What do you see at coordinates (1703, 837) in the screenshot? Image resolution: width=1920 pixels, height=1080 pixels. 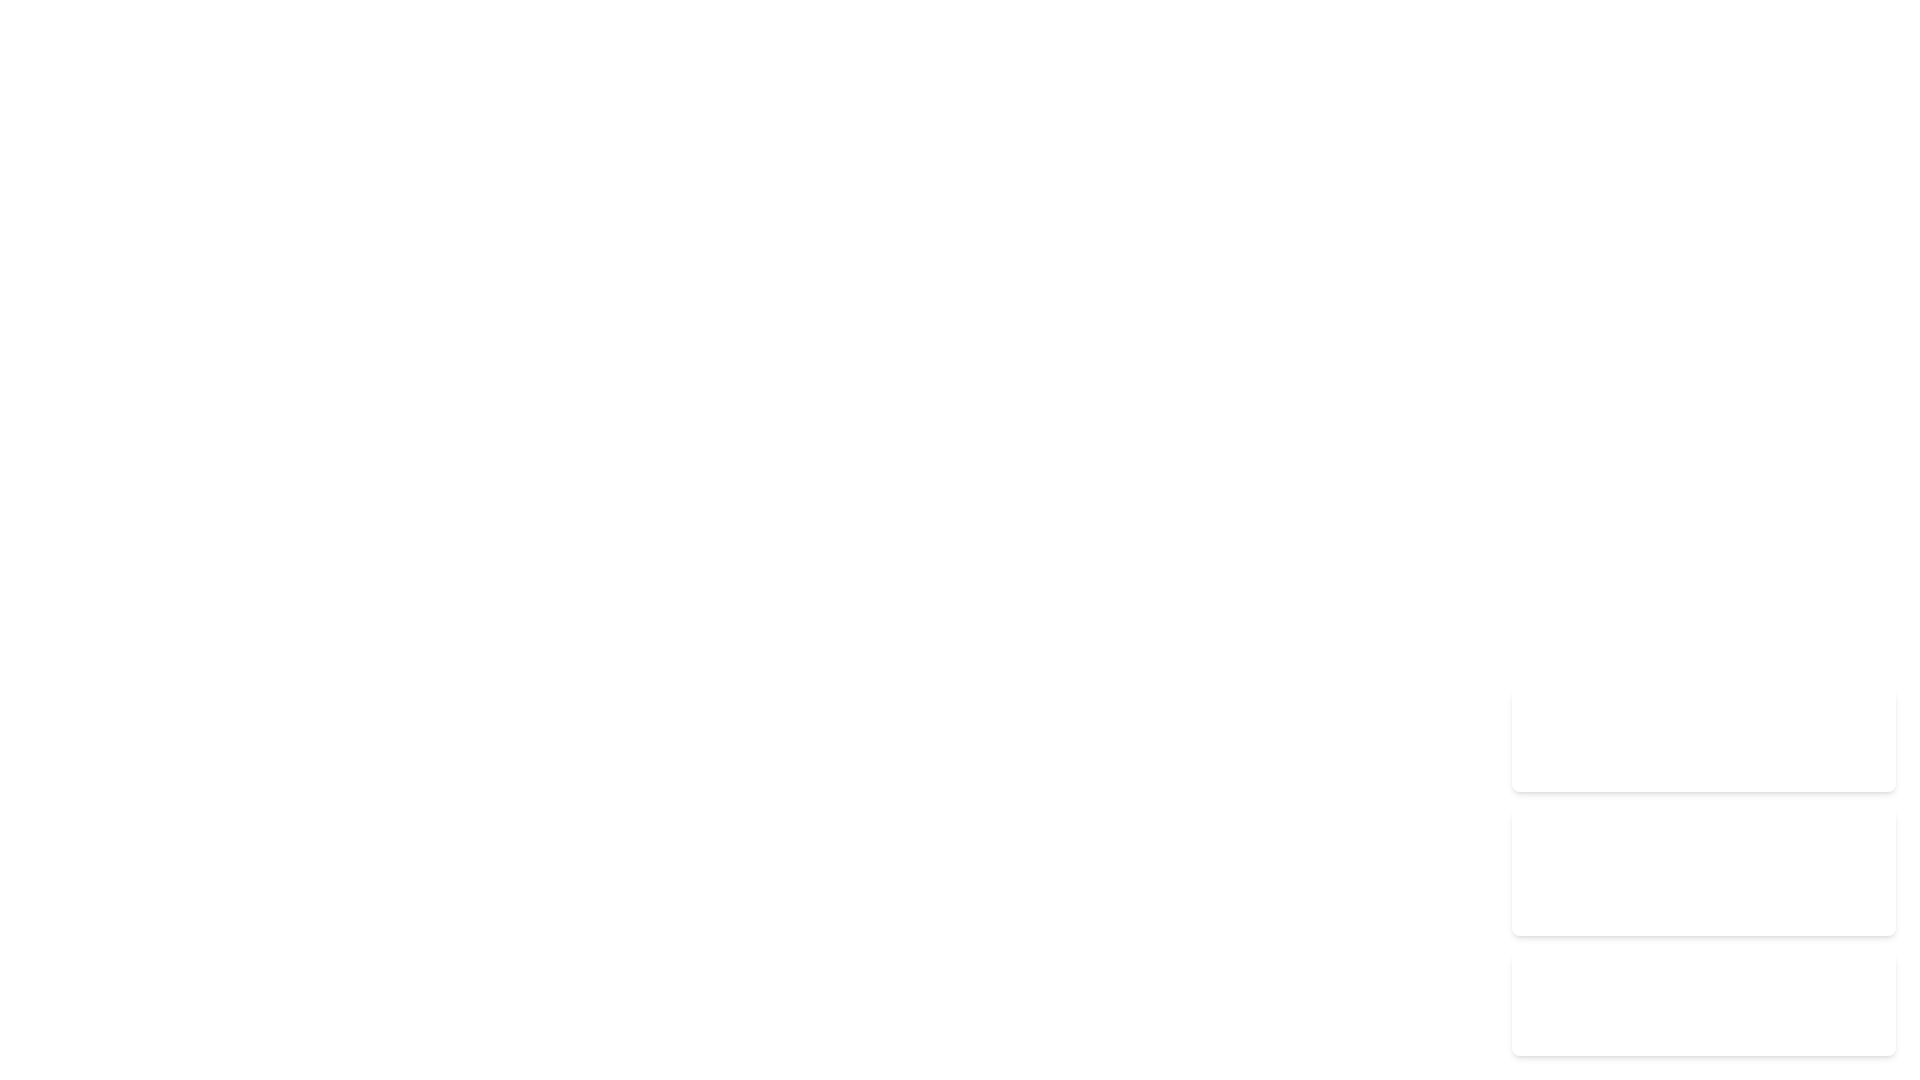 I see `the header text display indicating a successful operation message` at bounding box center [1703, 837].